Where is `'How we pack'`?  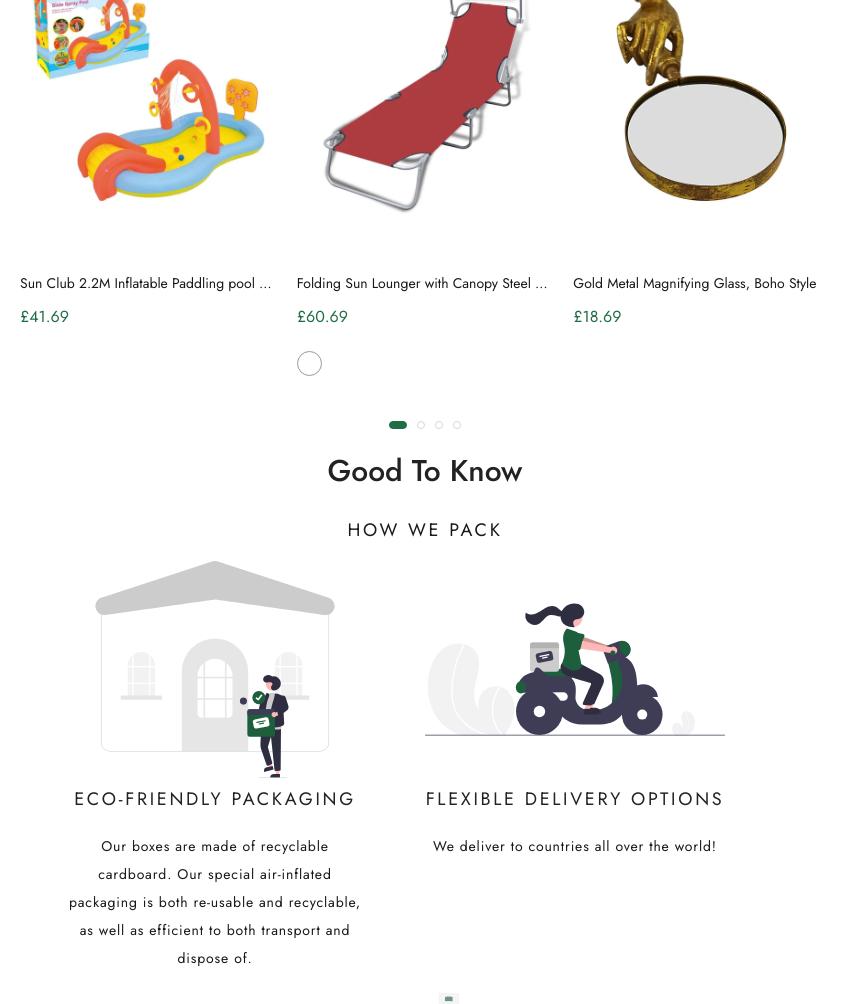
'How we pack' is located at coordinates (424, 529).